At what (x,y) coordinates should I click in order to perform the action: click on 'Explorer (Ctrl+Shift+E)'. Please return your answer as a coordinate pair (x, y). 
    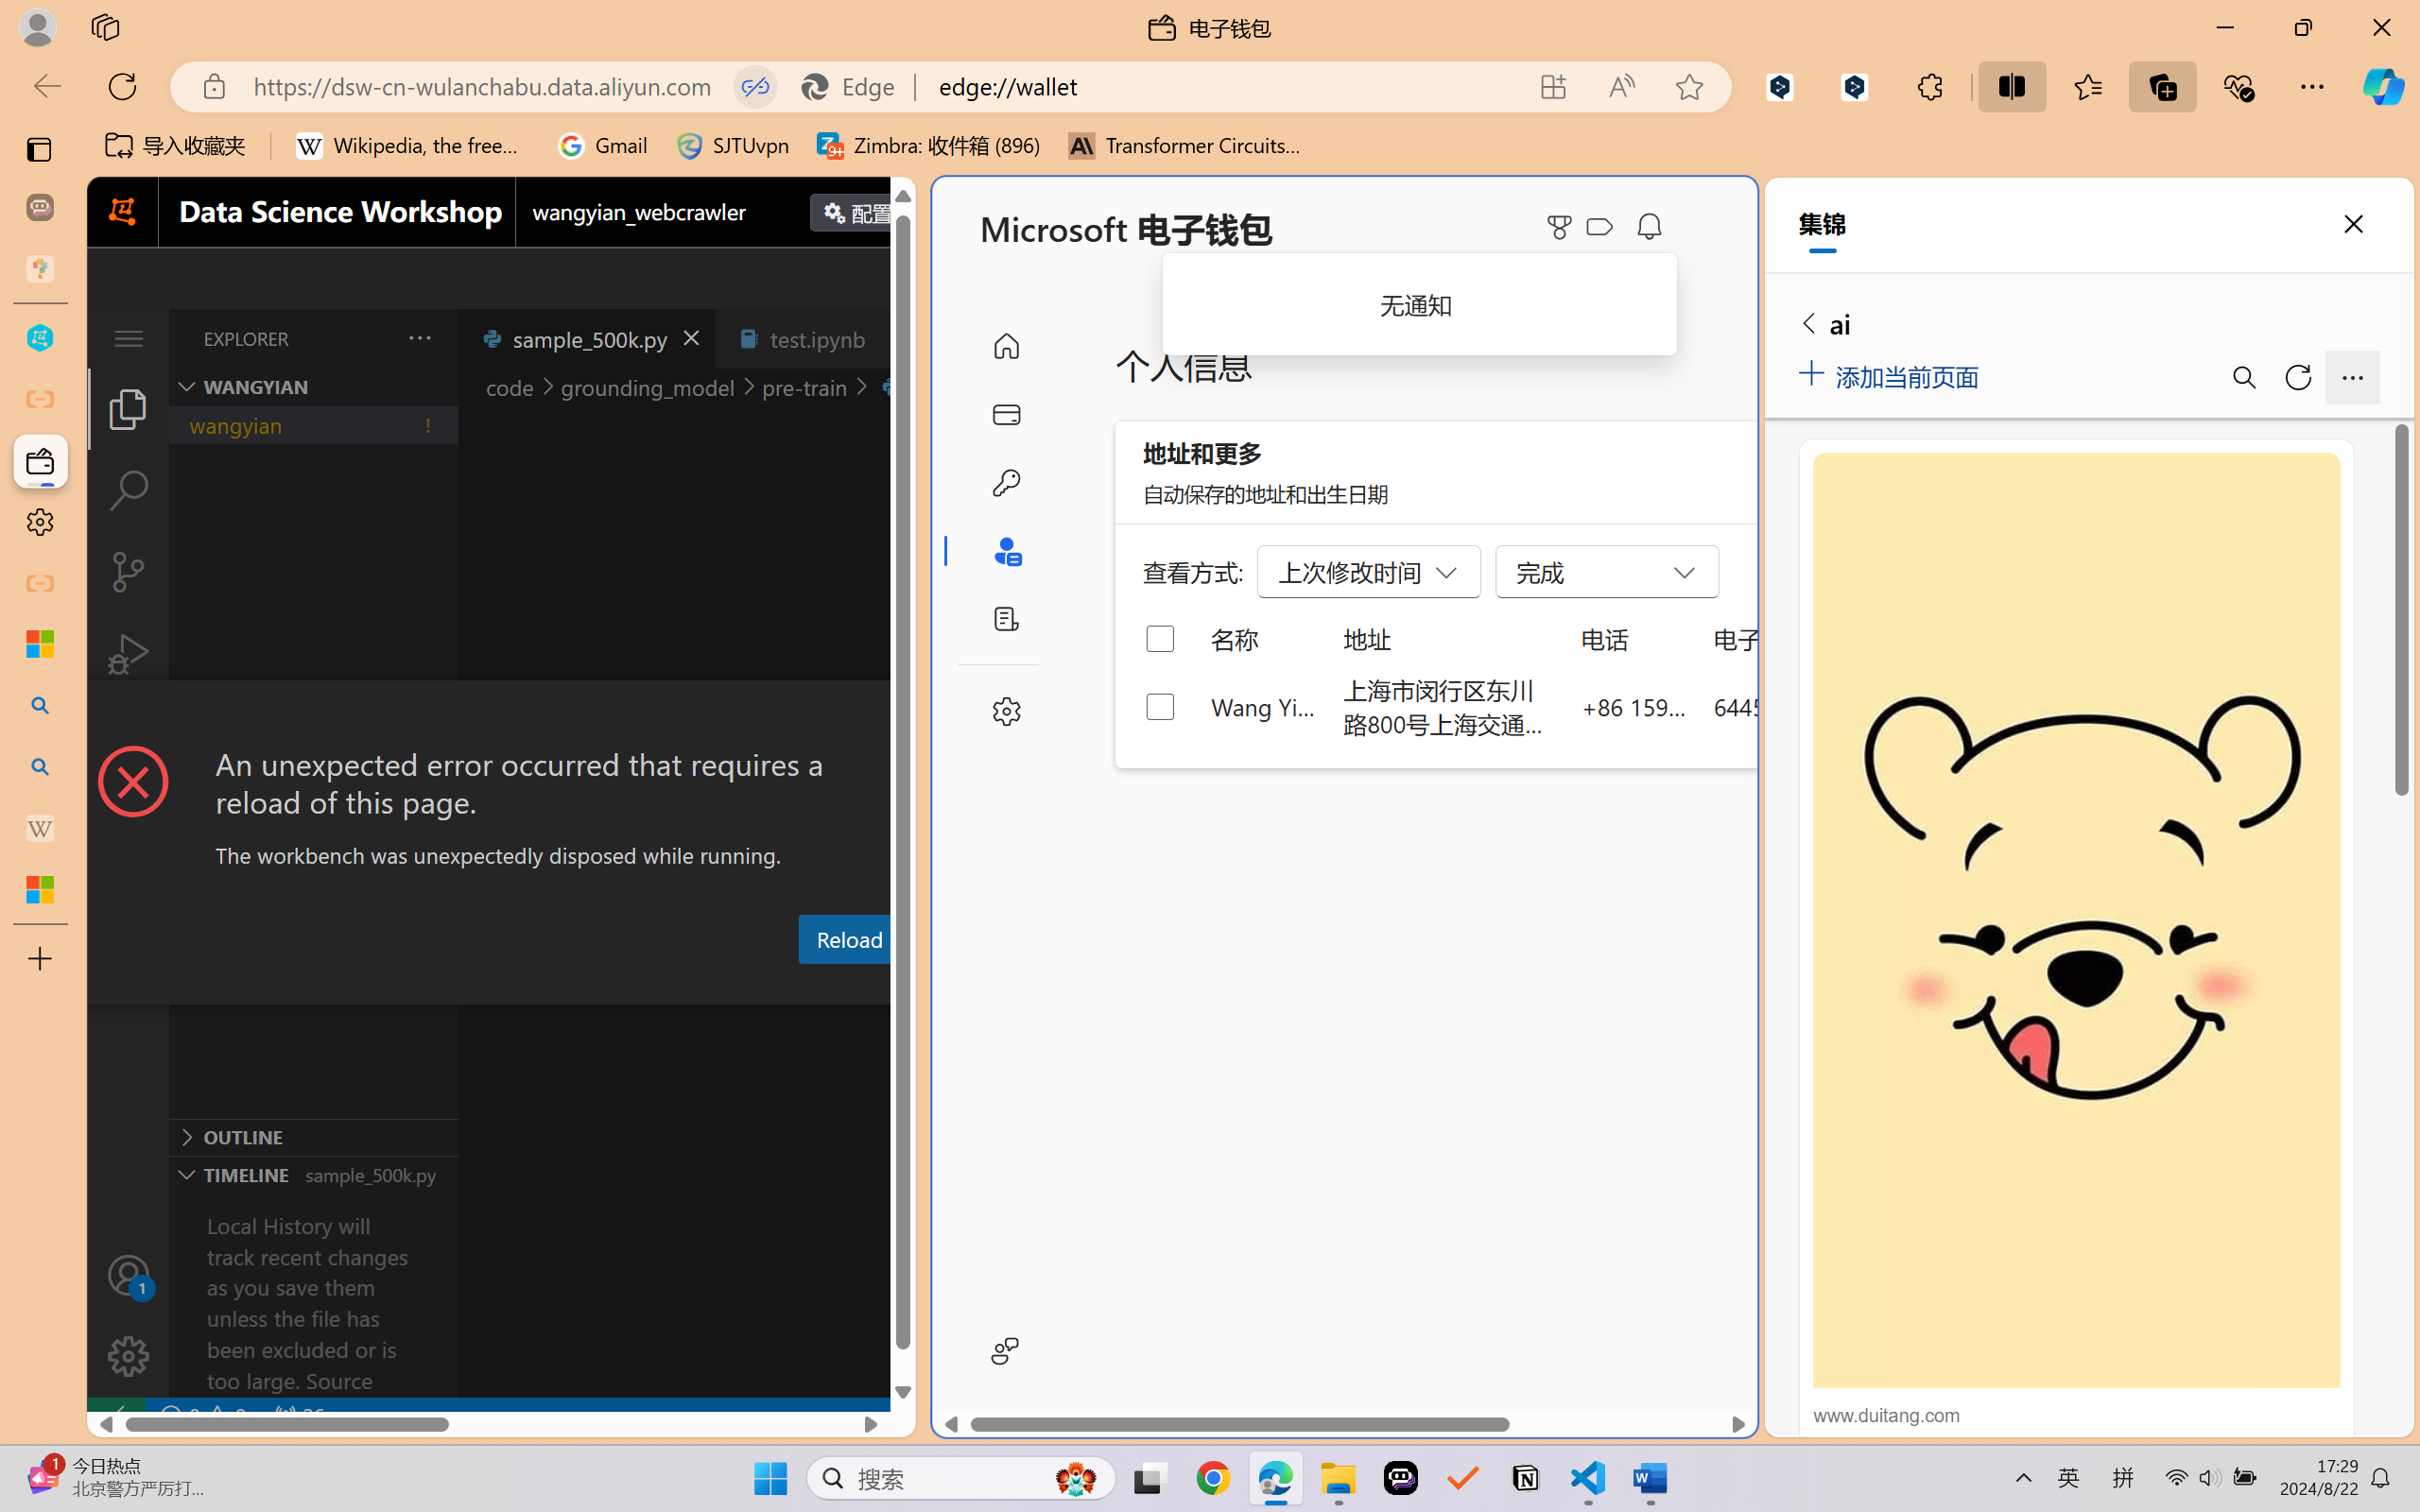
    Looking at the image, I should click on (127, 407).